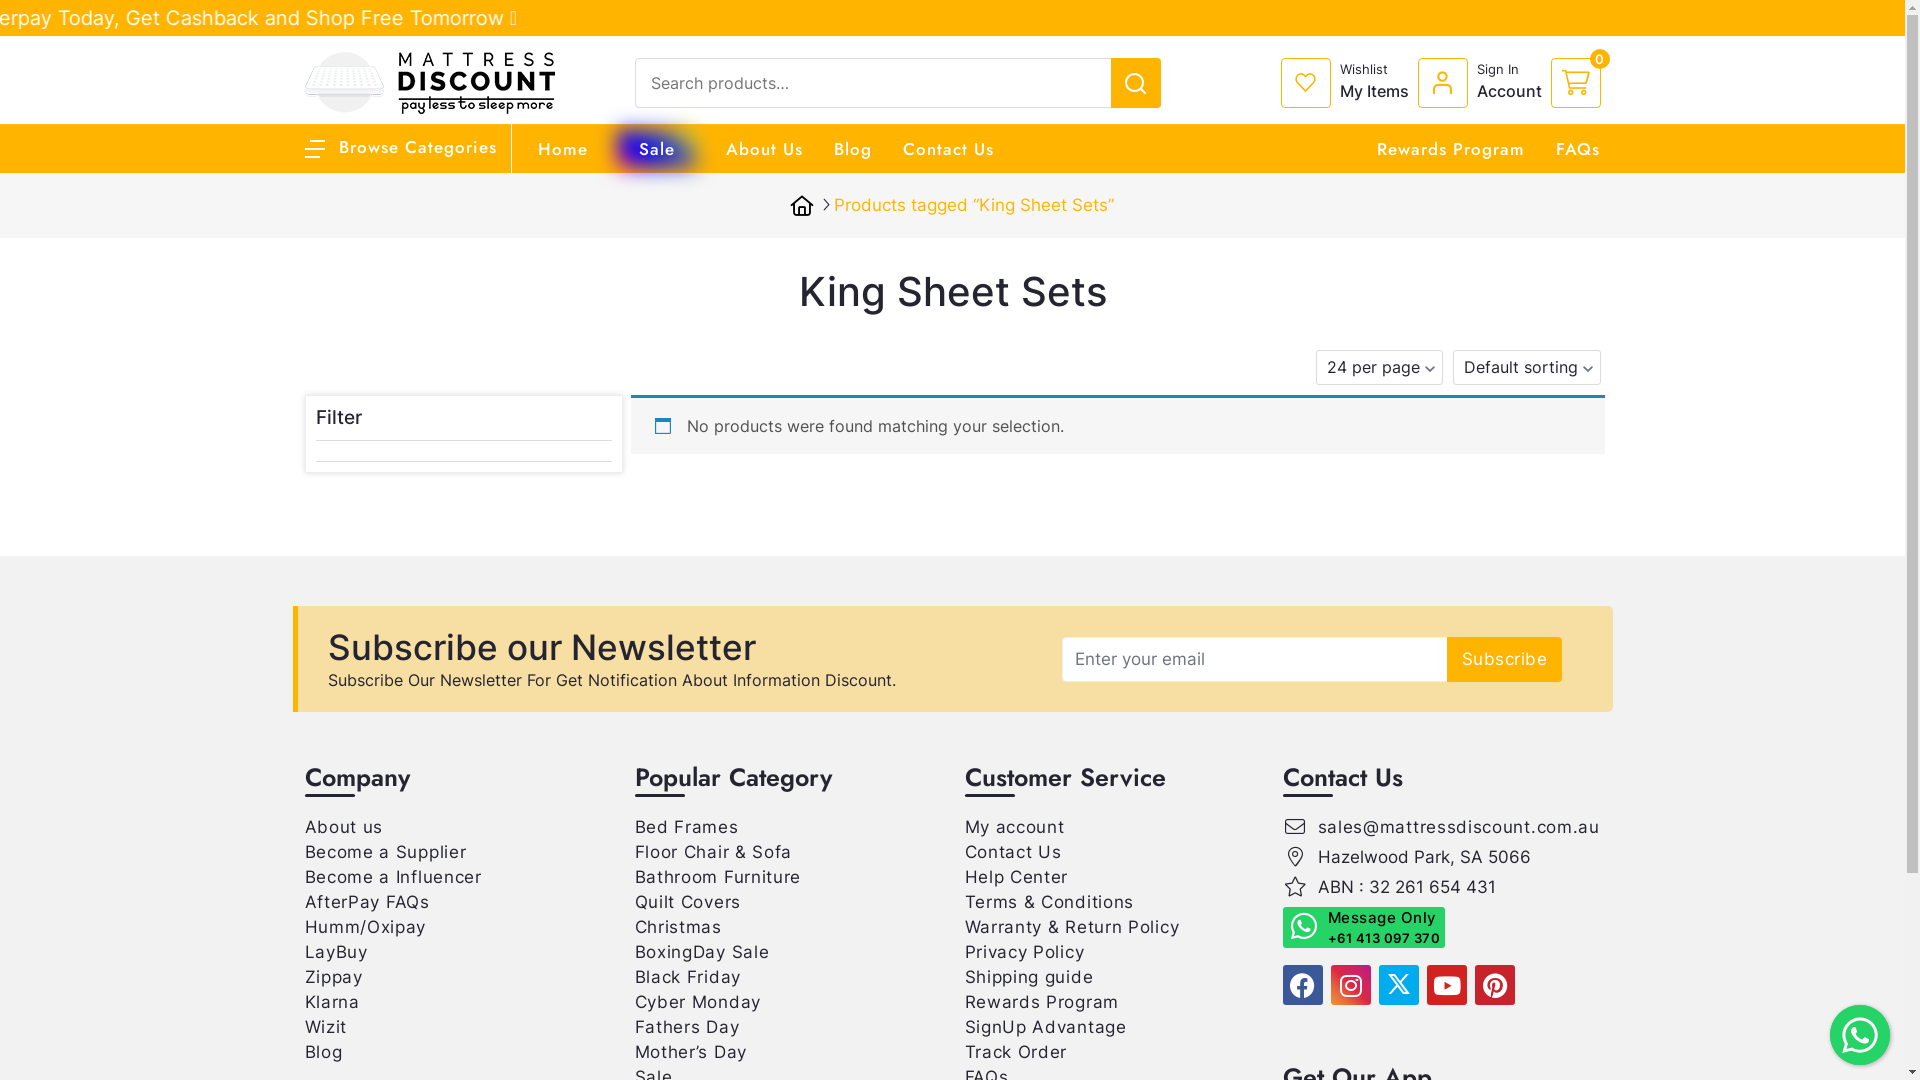  Describe the element at coordinates (834, 148) in the screenshot. I see `'Blog'` at that location.